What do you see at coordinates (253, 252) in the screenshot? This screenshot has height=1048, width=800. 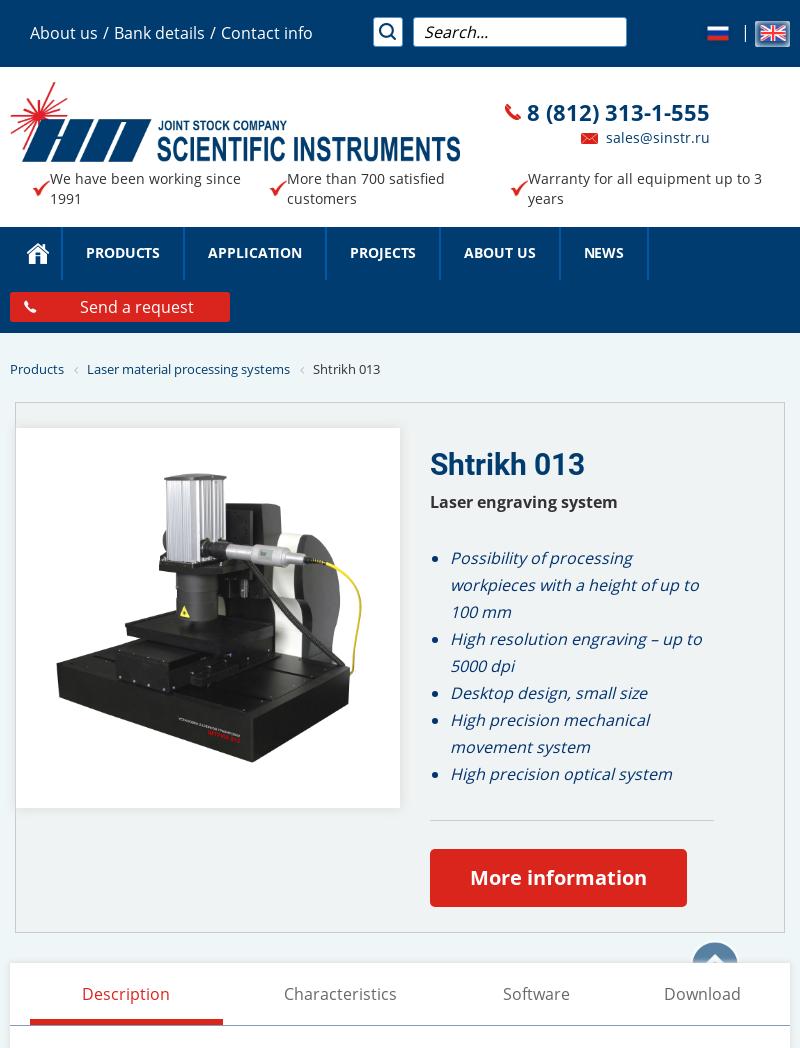 I see `'Application'` at bounding box center [253, 252].